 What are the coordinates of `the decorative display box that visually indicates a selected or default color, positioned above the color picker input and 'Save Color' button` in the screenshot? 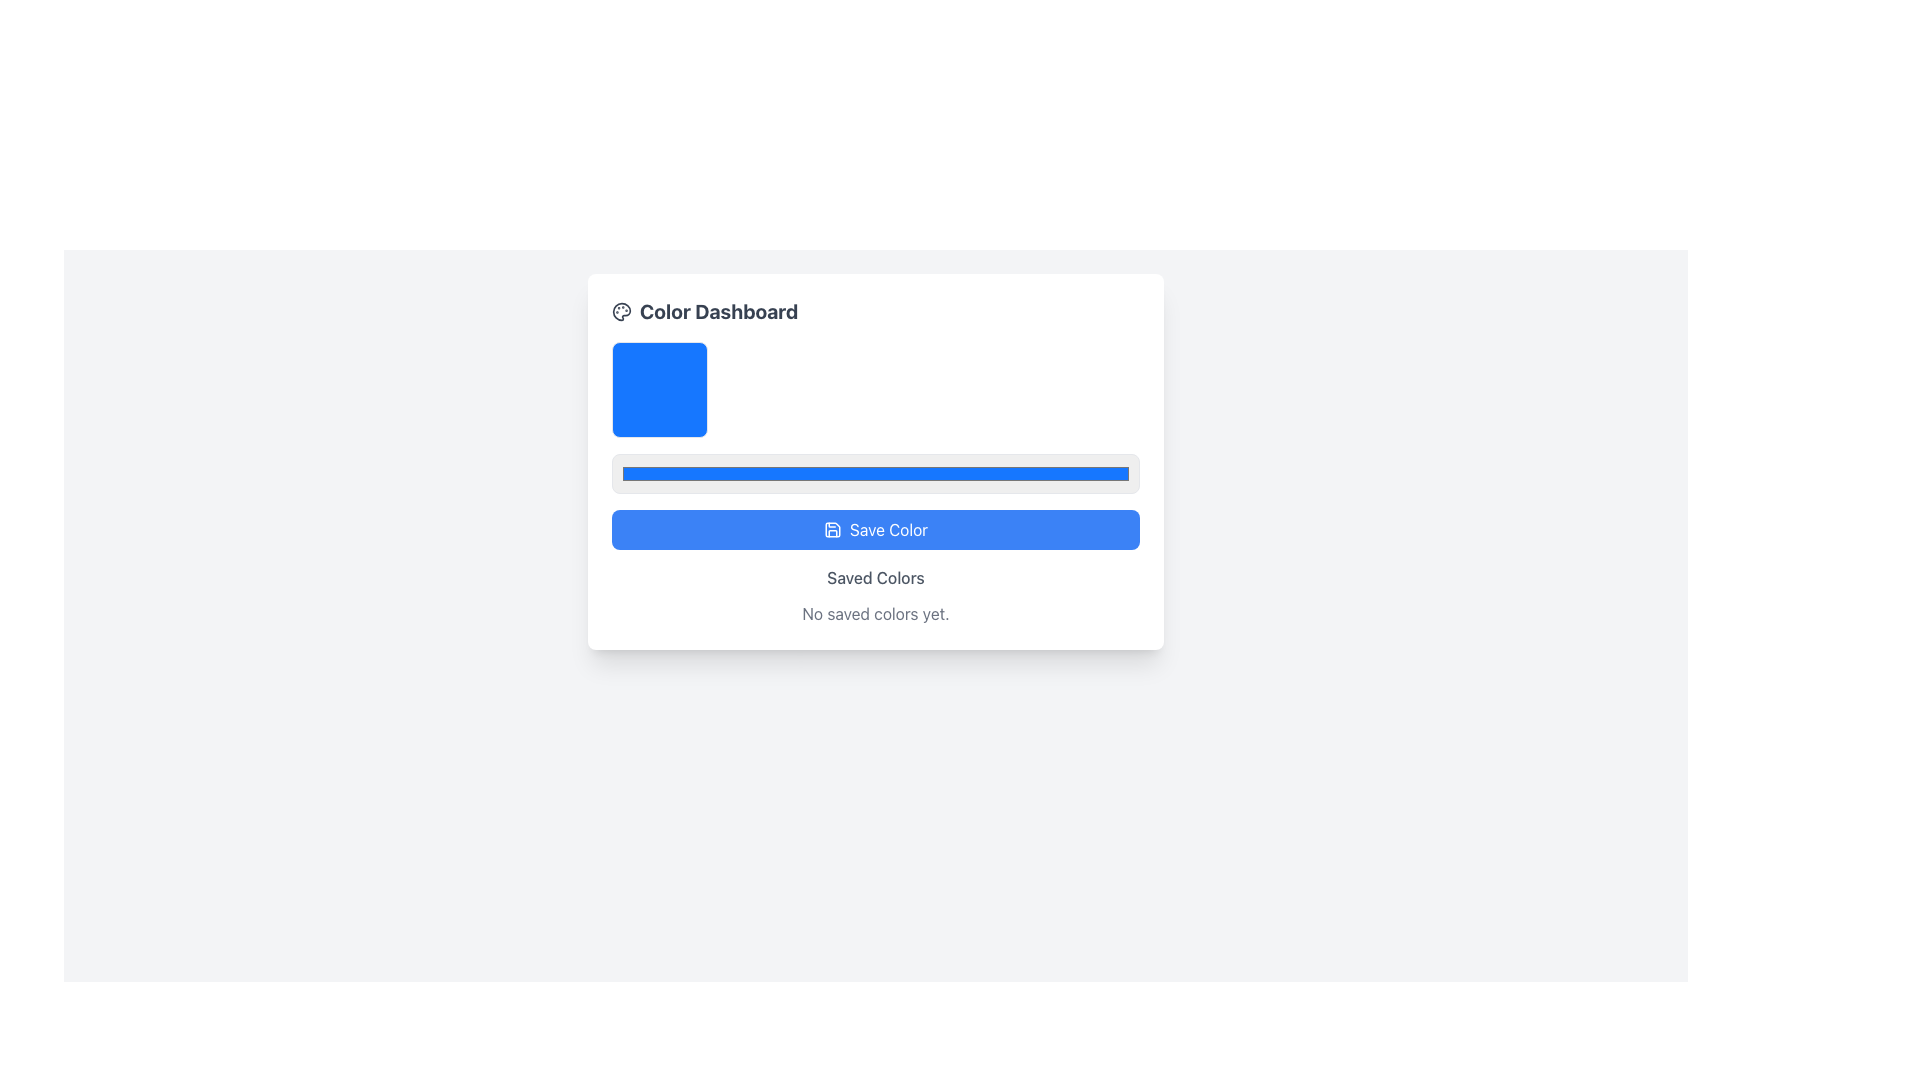 It's located at (660, 389).